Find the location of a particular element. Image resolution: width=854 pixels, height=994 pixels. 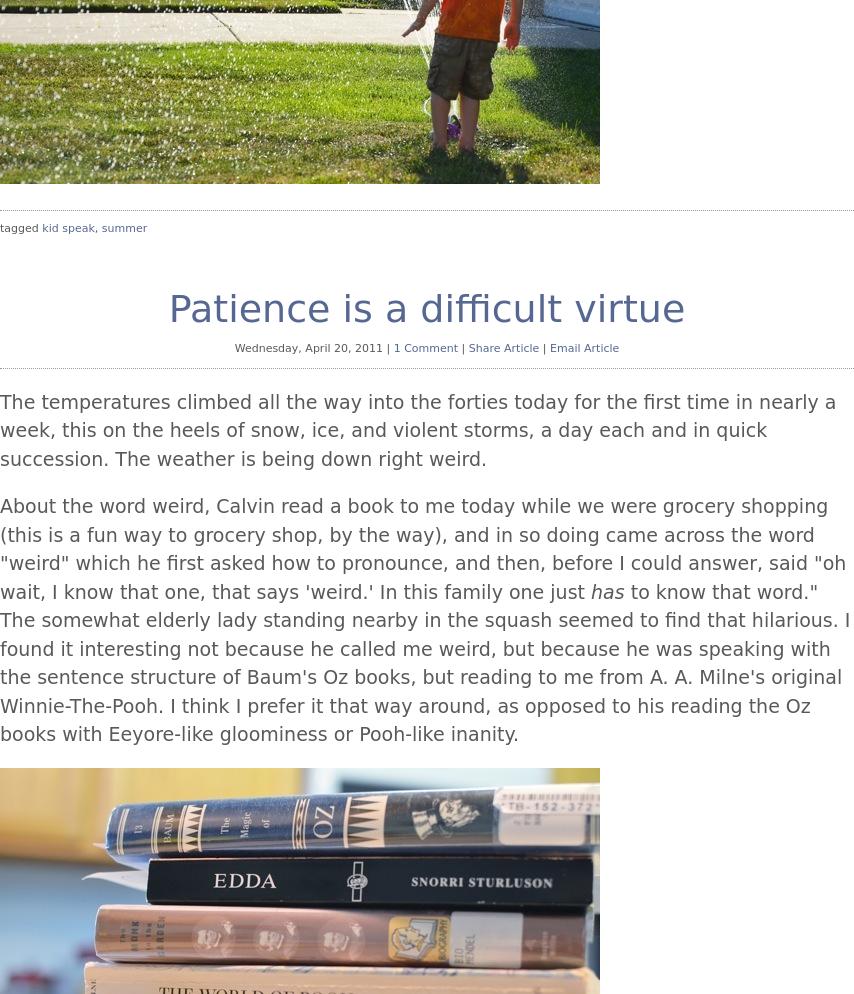

'tagged' is located at coordinates (20, 228).